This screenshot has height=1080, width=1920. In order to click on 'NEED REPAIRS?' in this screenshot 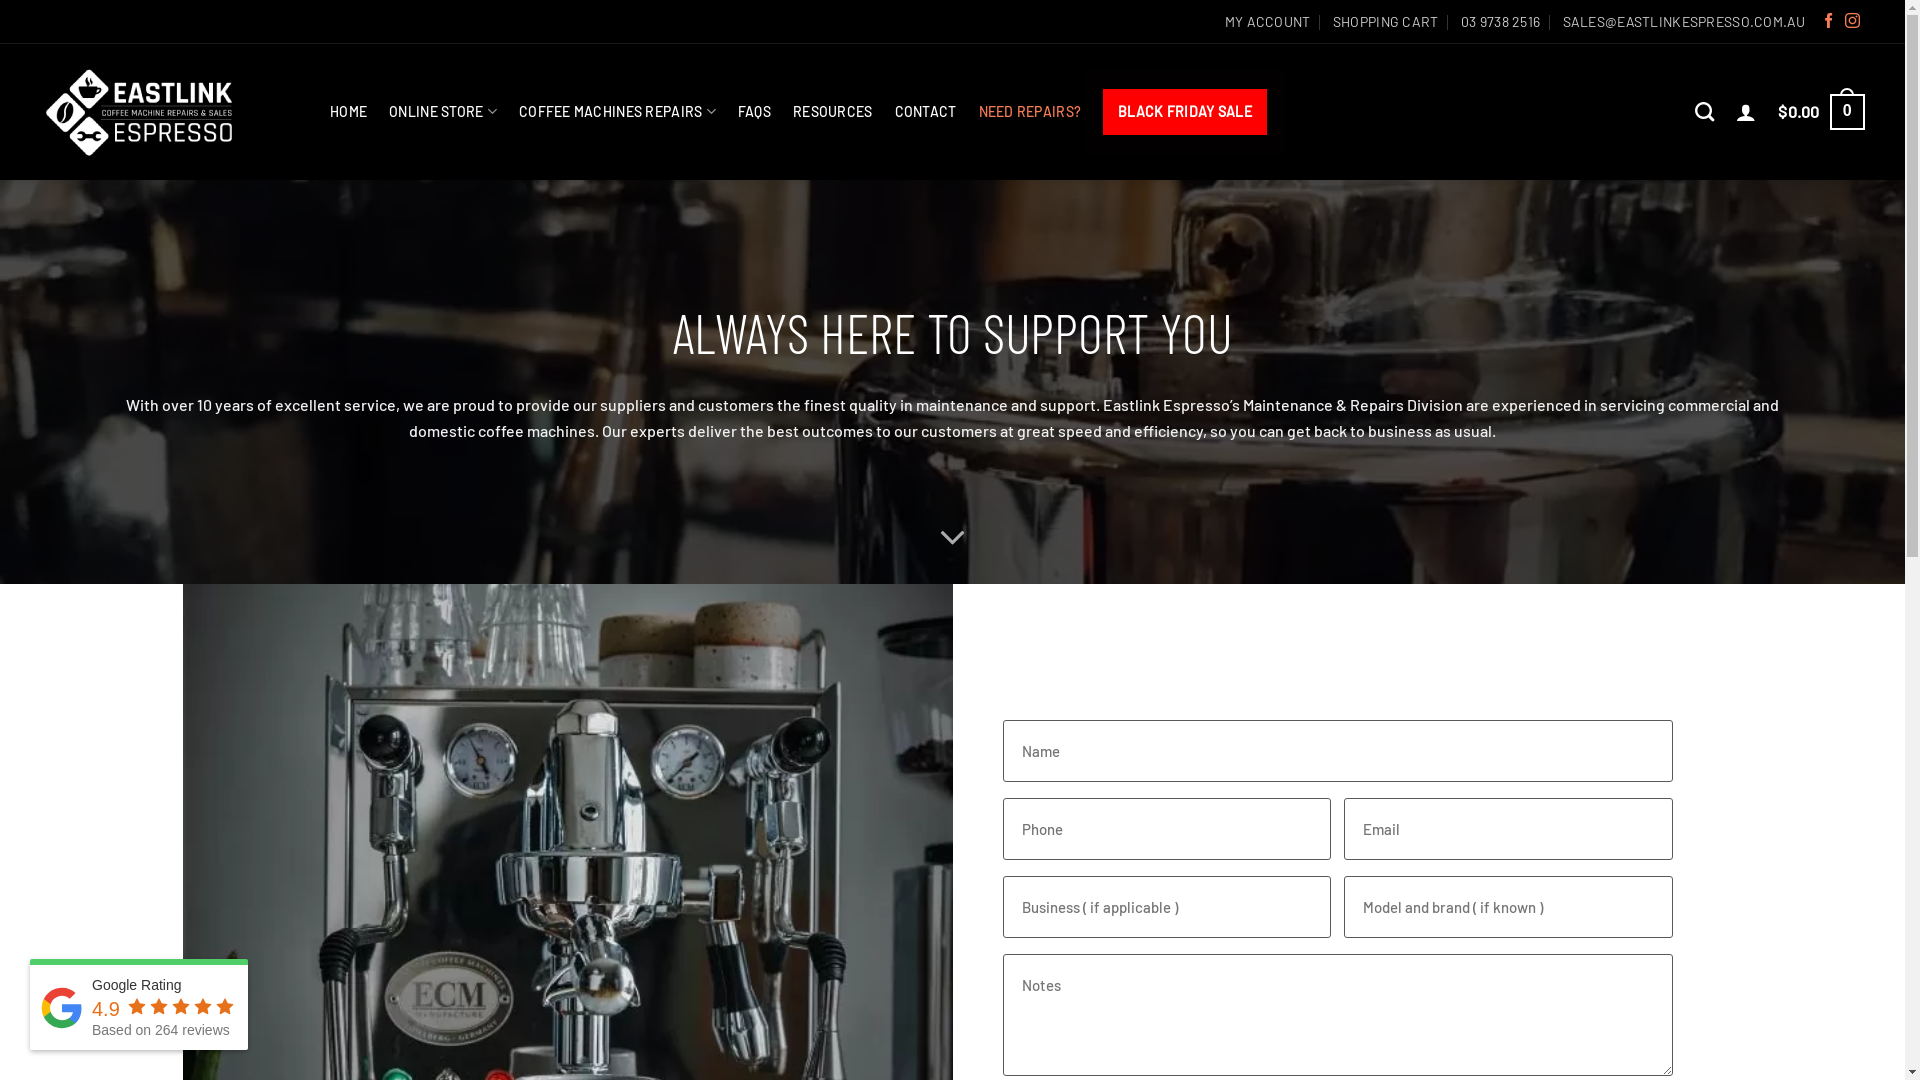, I will do `click(1030, 111)`.